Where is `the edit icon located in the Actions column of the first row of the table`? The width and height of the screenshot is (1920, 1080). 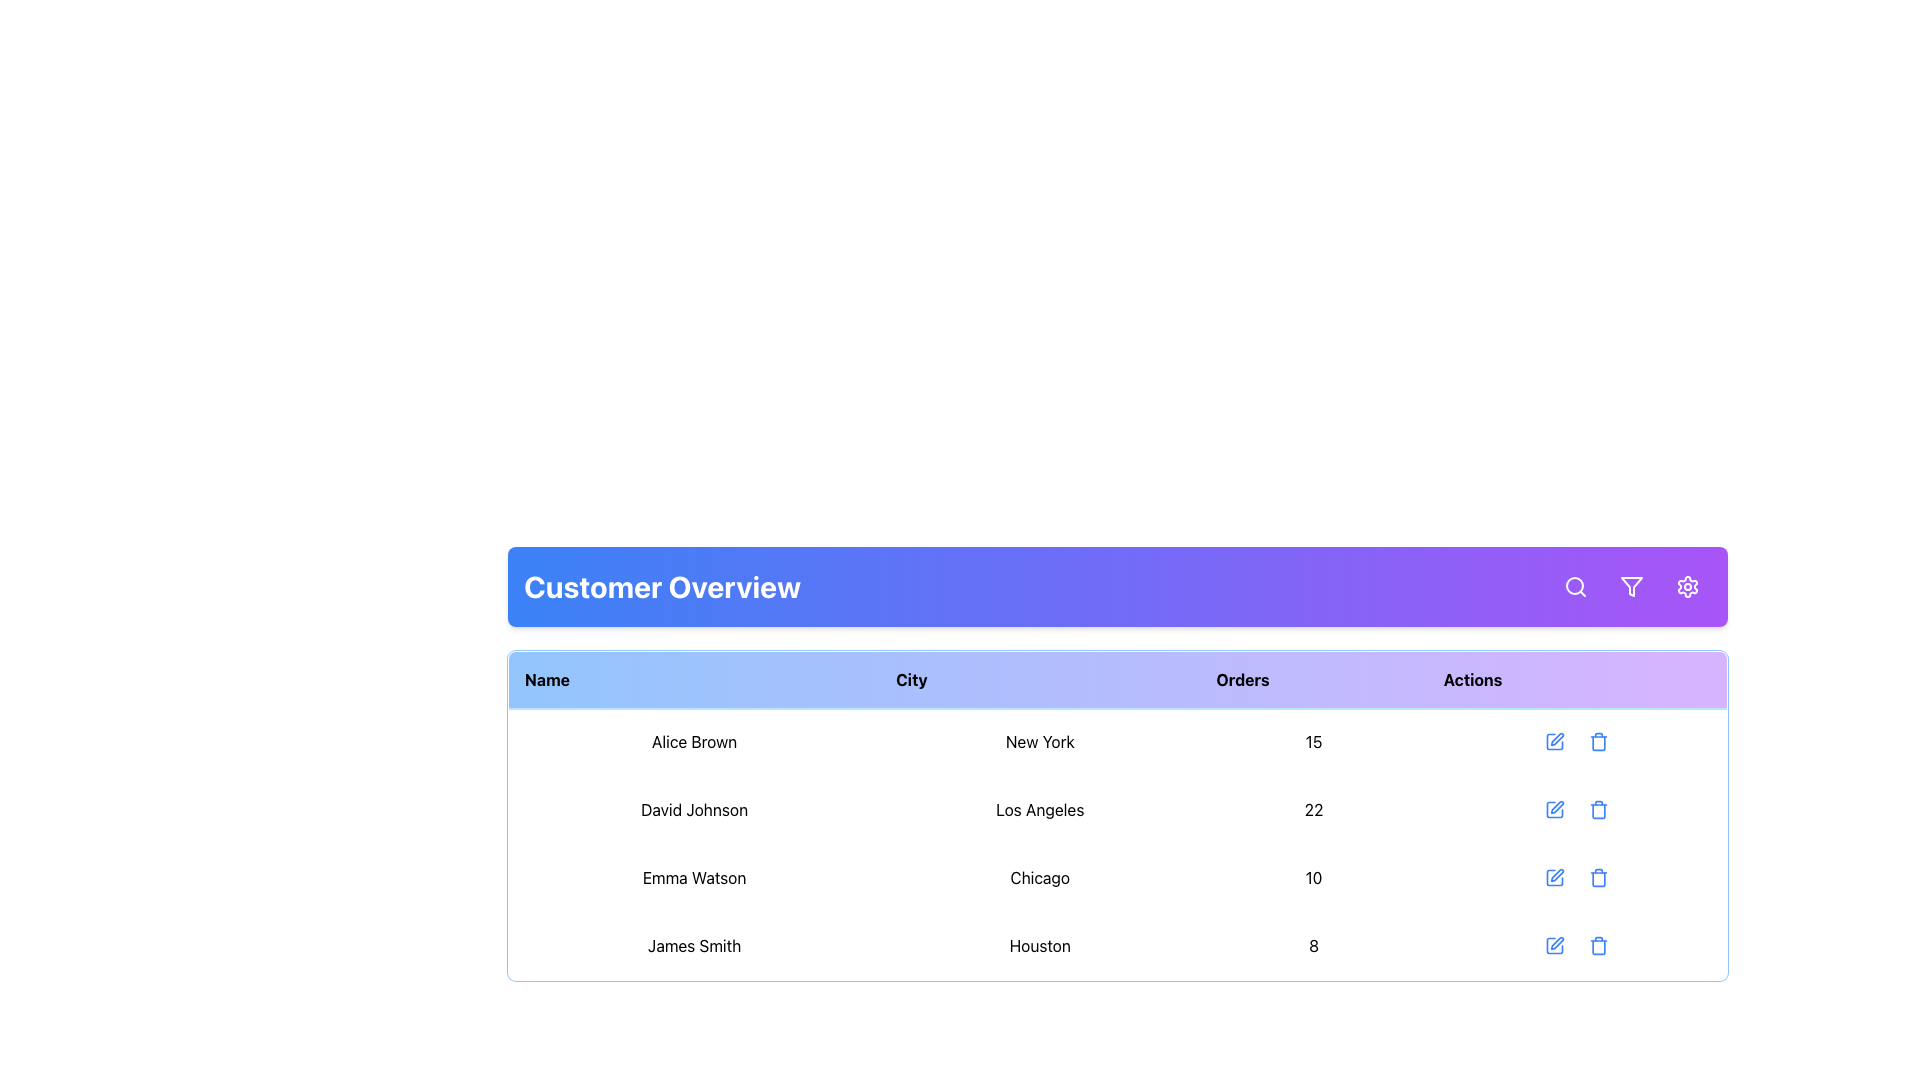
the edit icon located in the Actions column of the first row of the table is located at coordinates (1554, 741).